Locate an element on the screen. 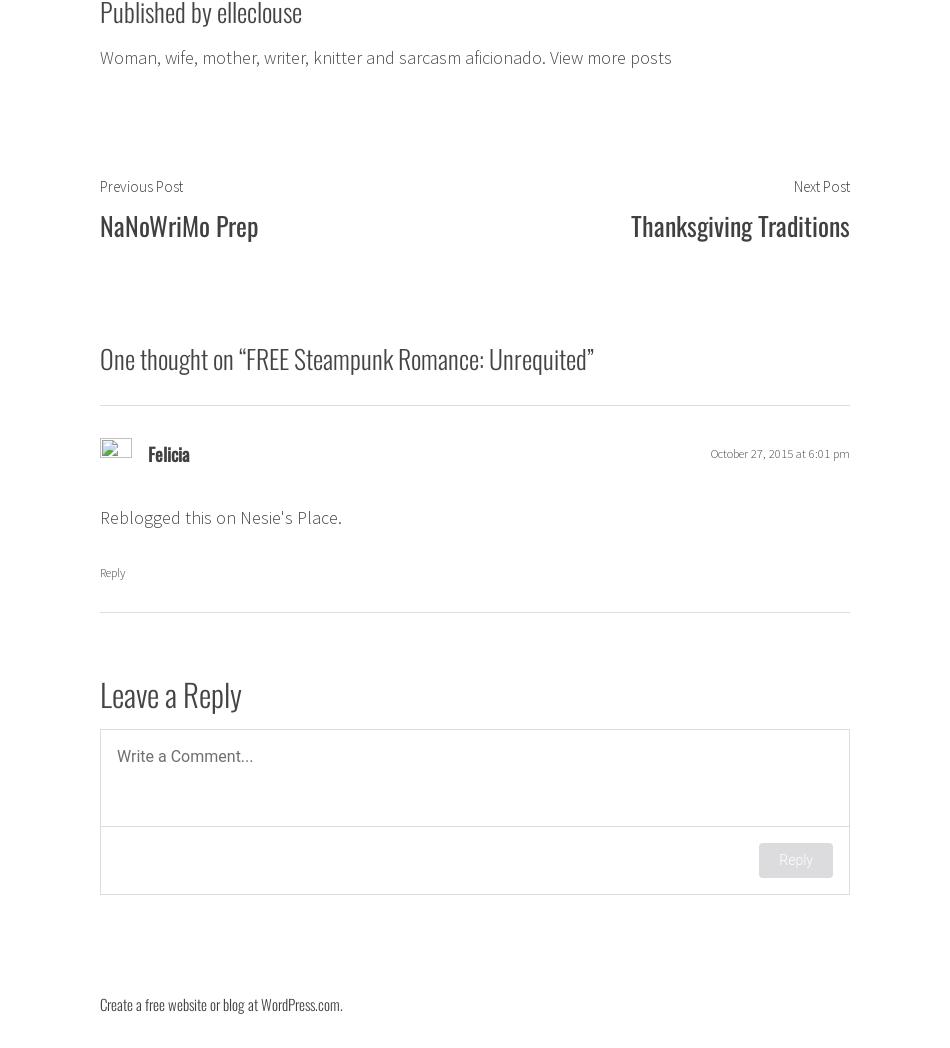  'Nesie's Place' is located at coordinates (287, 517).